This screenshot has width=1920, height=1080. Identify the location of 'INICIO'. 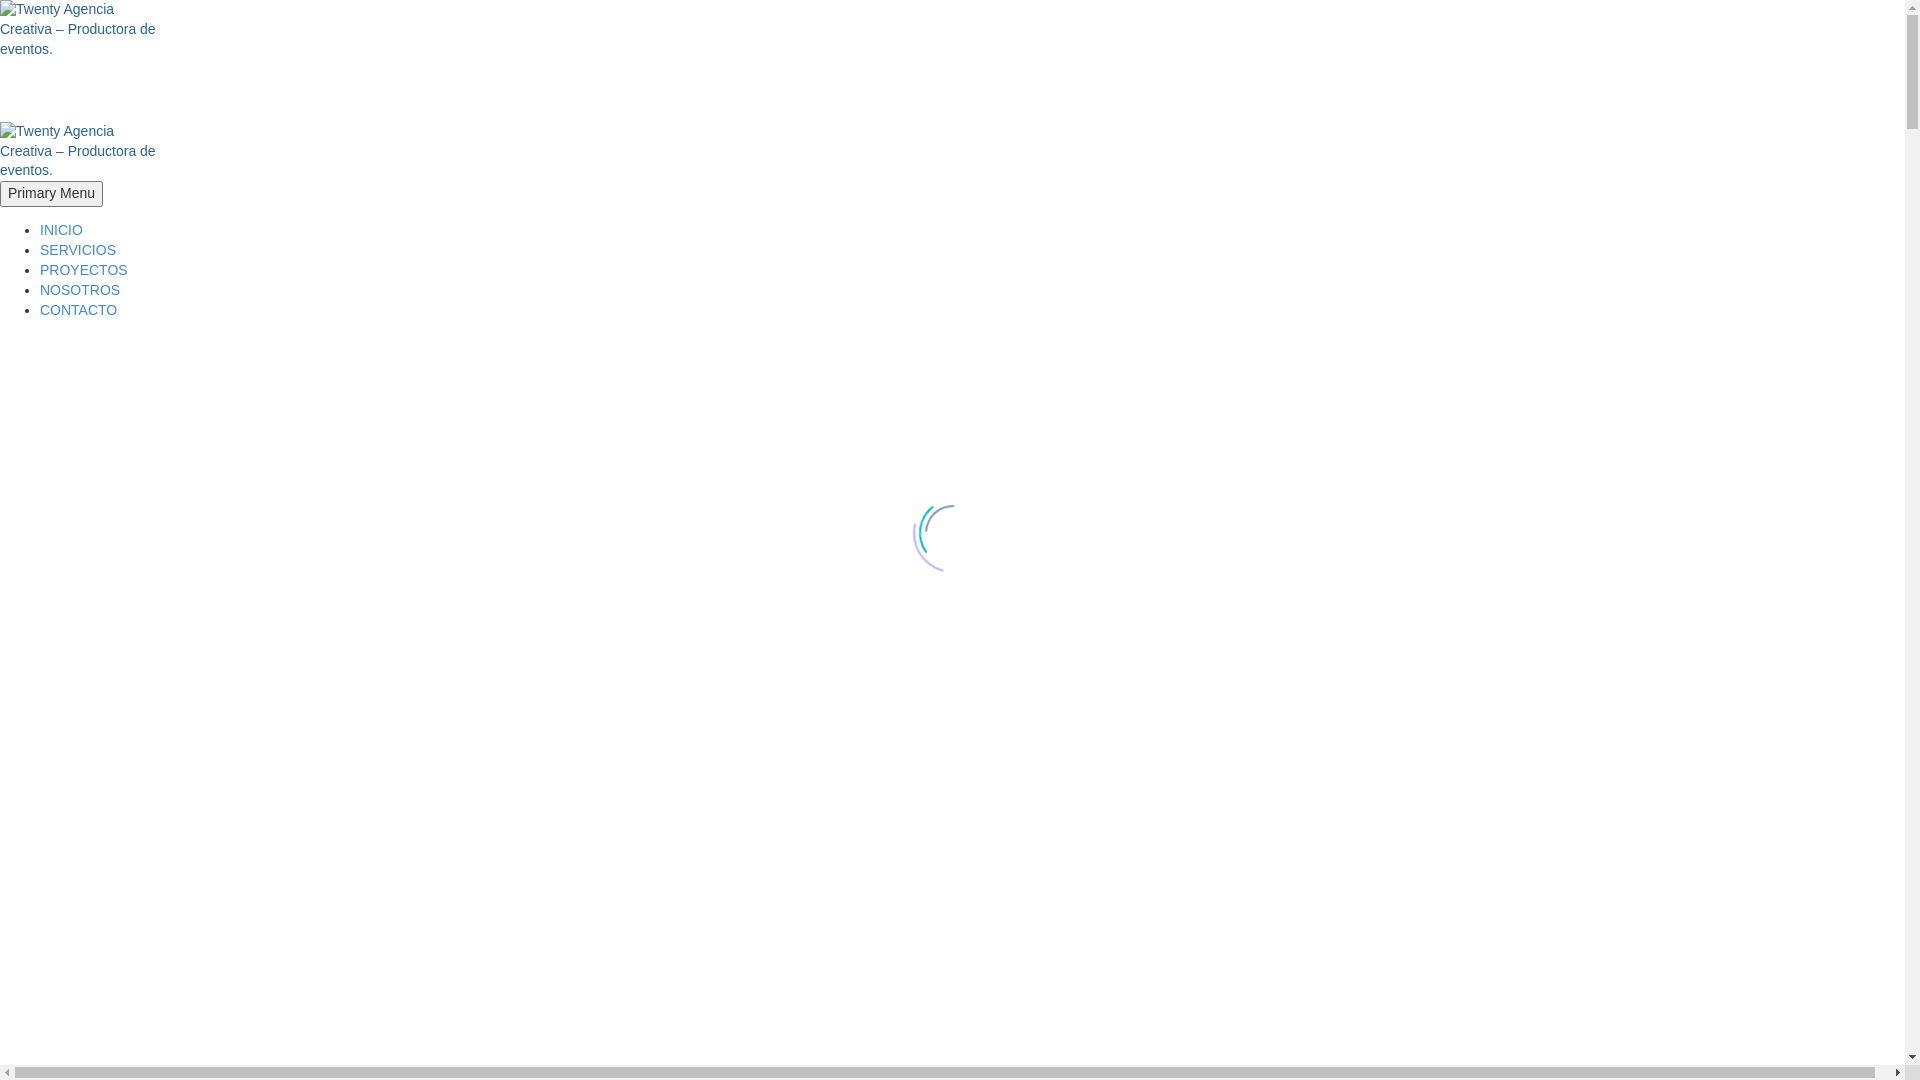
(61, 229).